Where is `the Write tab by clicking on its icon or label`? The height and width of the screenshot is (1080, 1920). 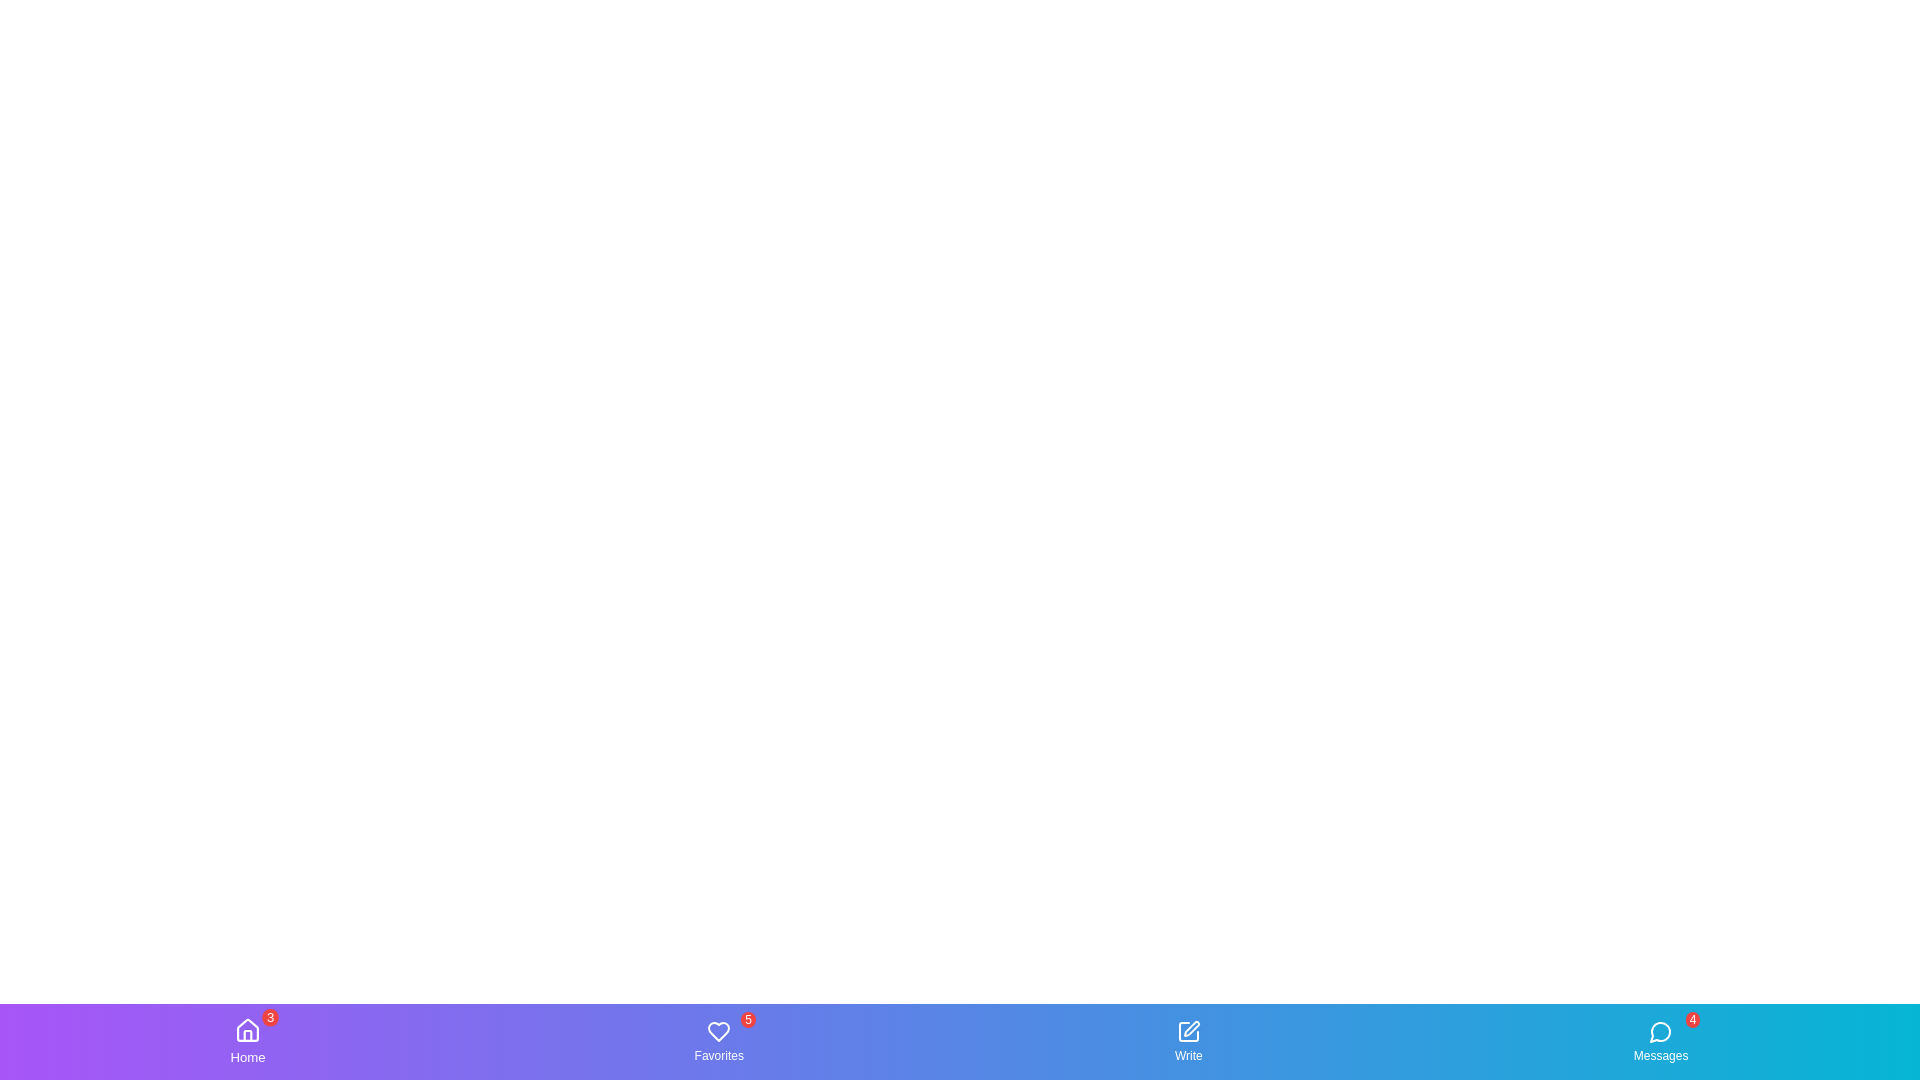
the Write tab by clicking on its icon or label is located at coordinates (1188, 1040).